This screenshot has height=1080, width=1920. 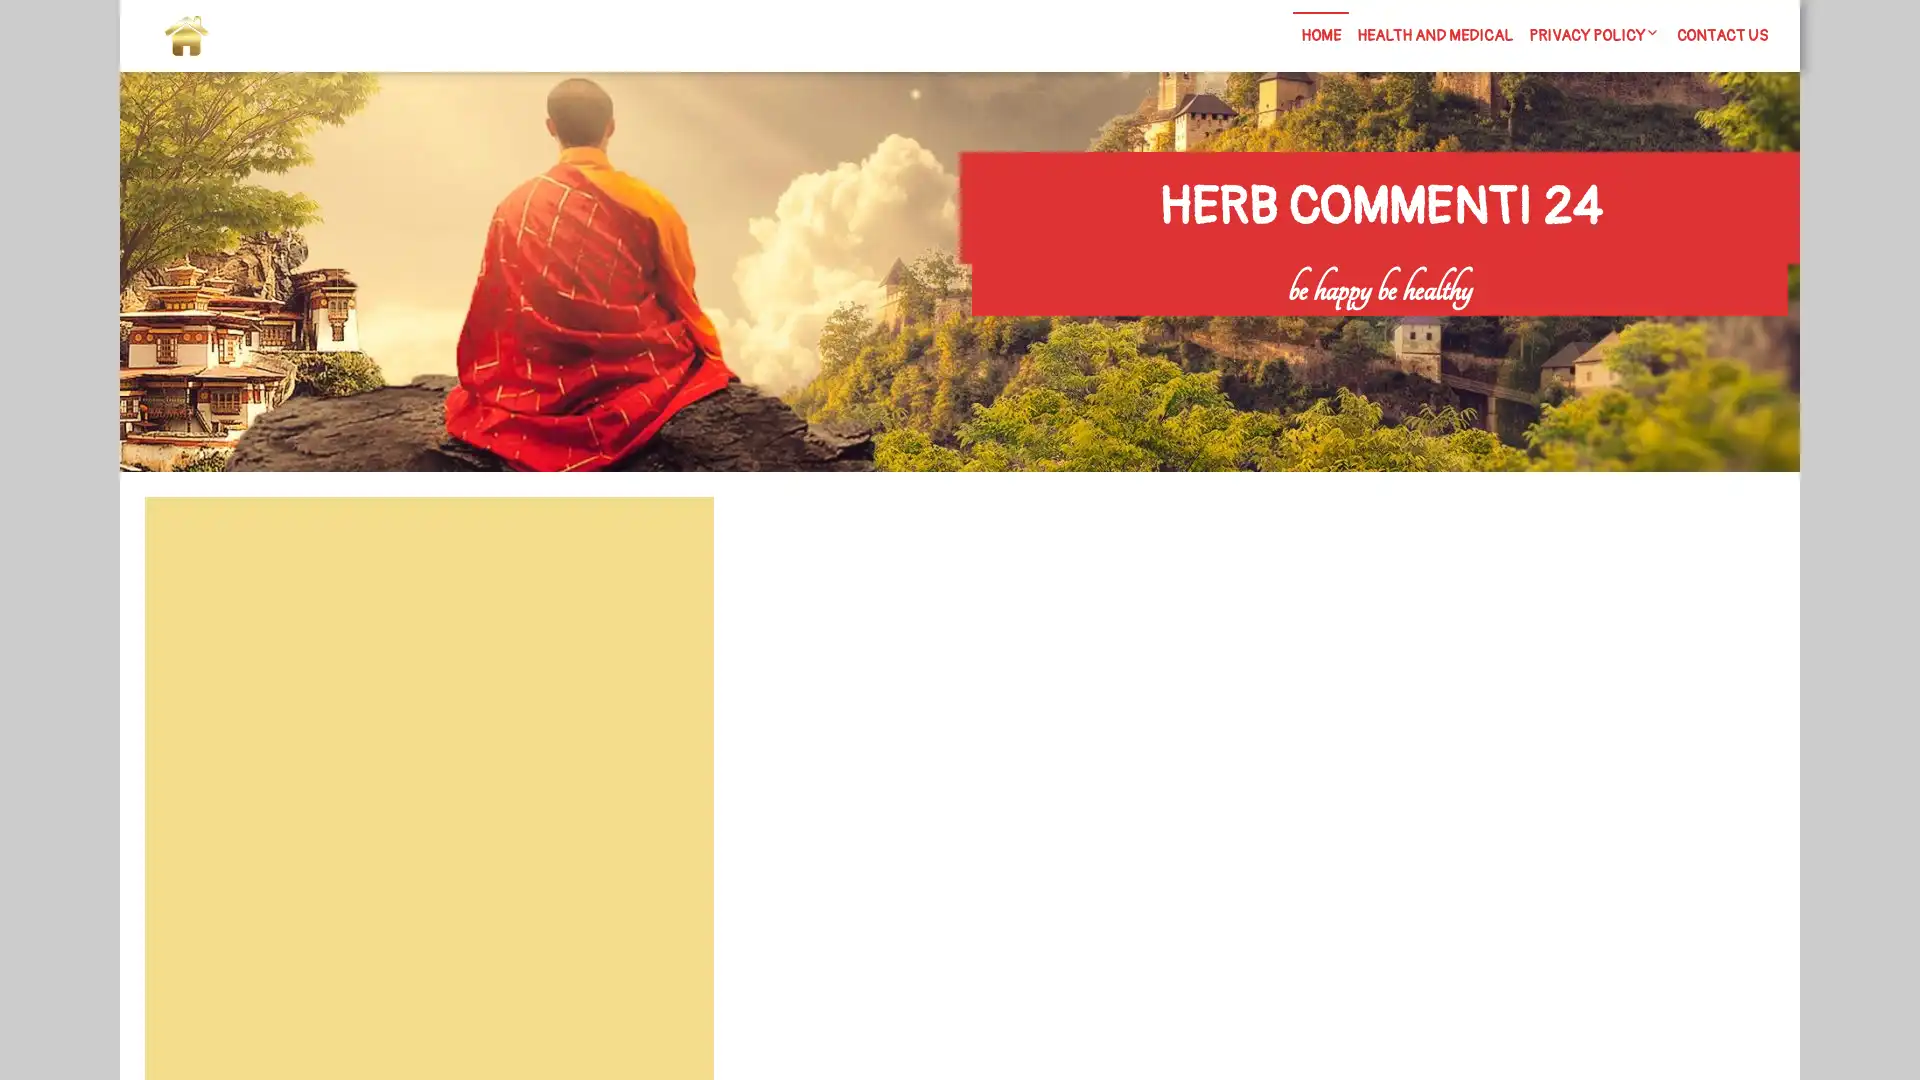 What do you see at coordinates (1557, 327) in the screenshot?
I see `Search` at bounding box center [1557, 327].